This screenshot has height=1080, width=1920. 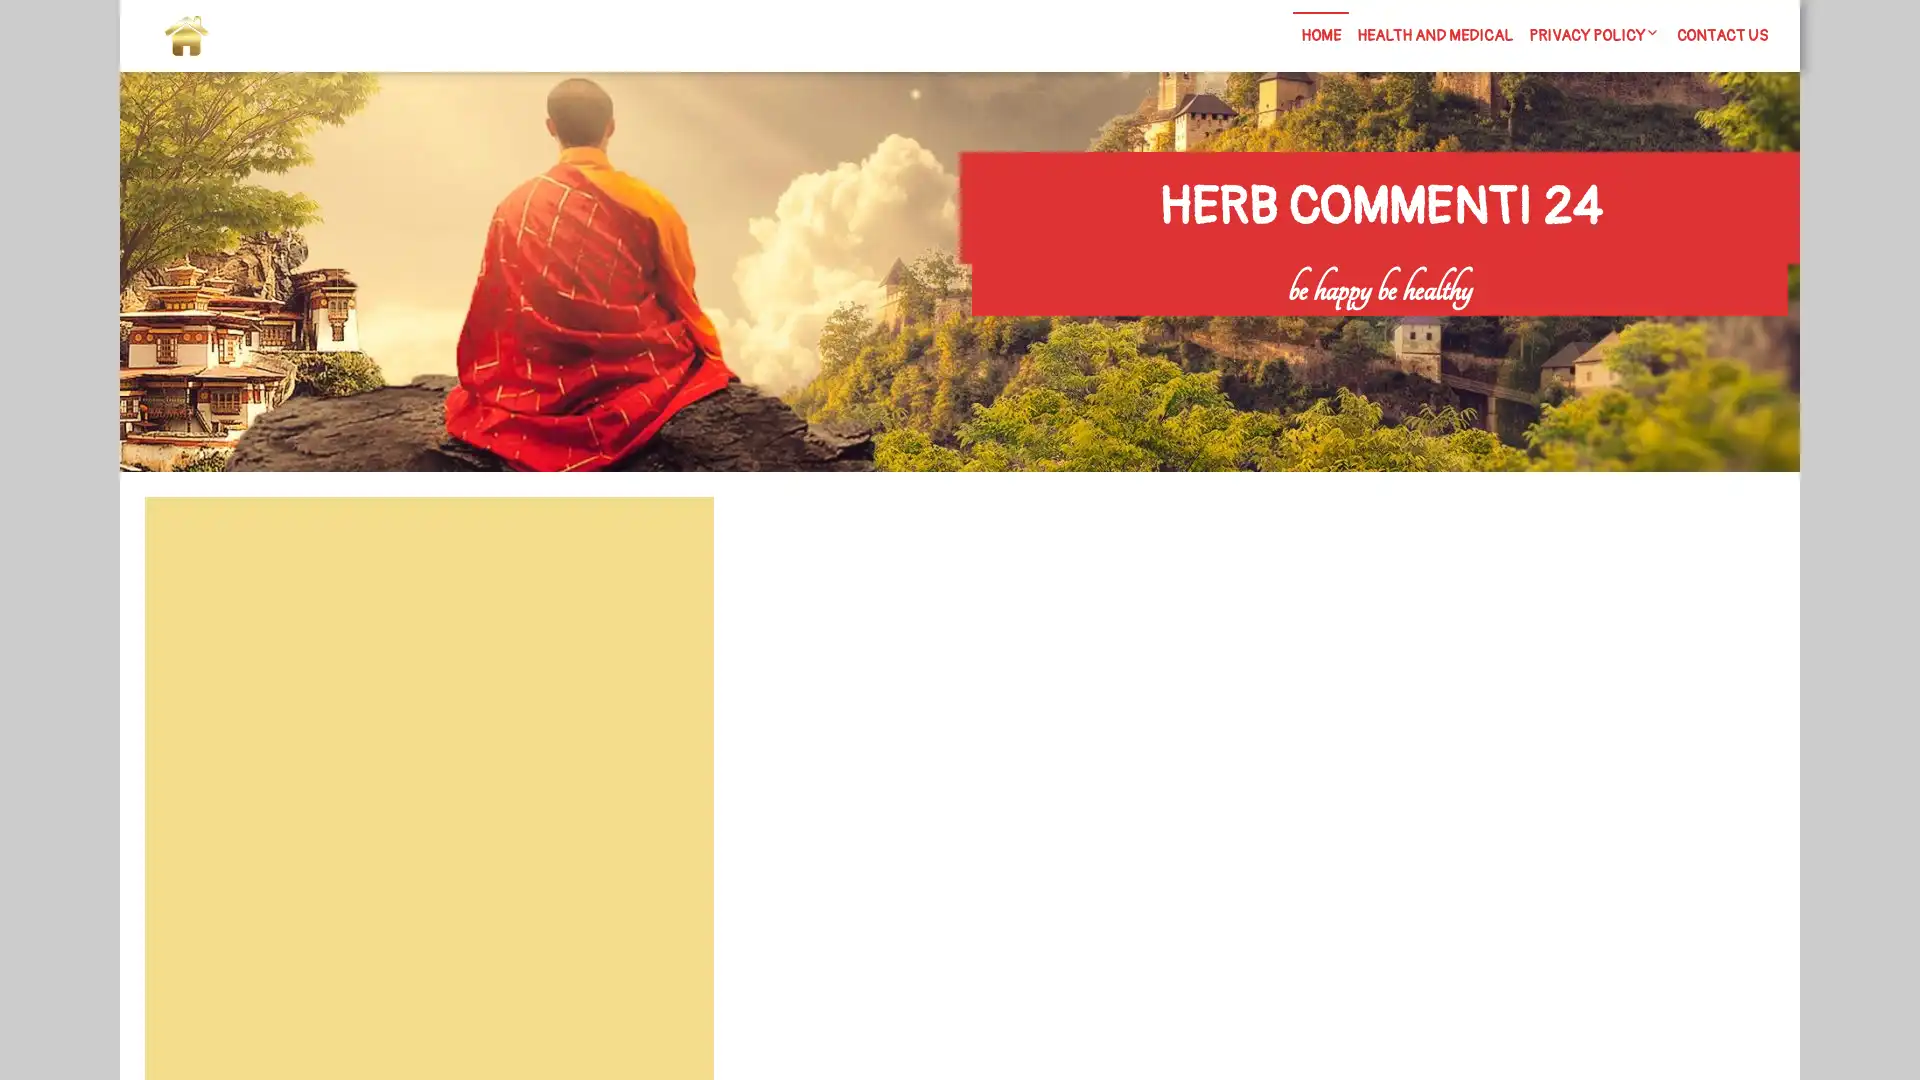 What do you see at coordinates (1557, 327) in the screenshot?
I see `Search` at bounding box center [1557, 327].